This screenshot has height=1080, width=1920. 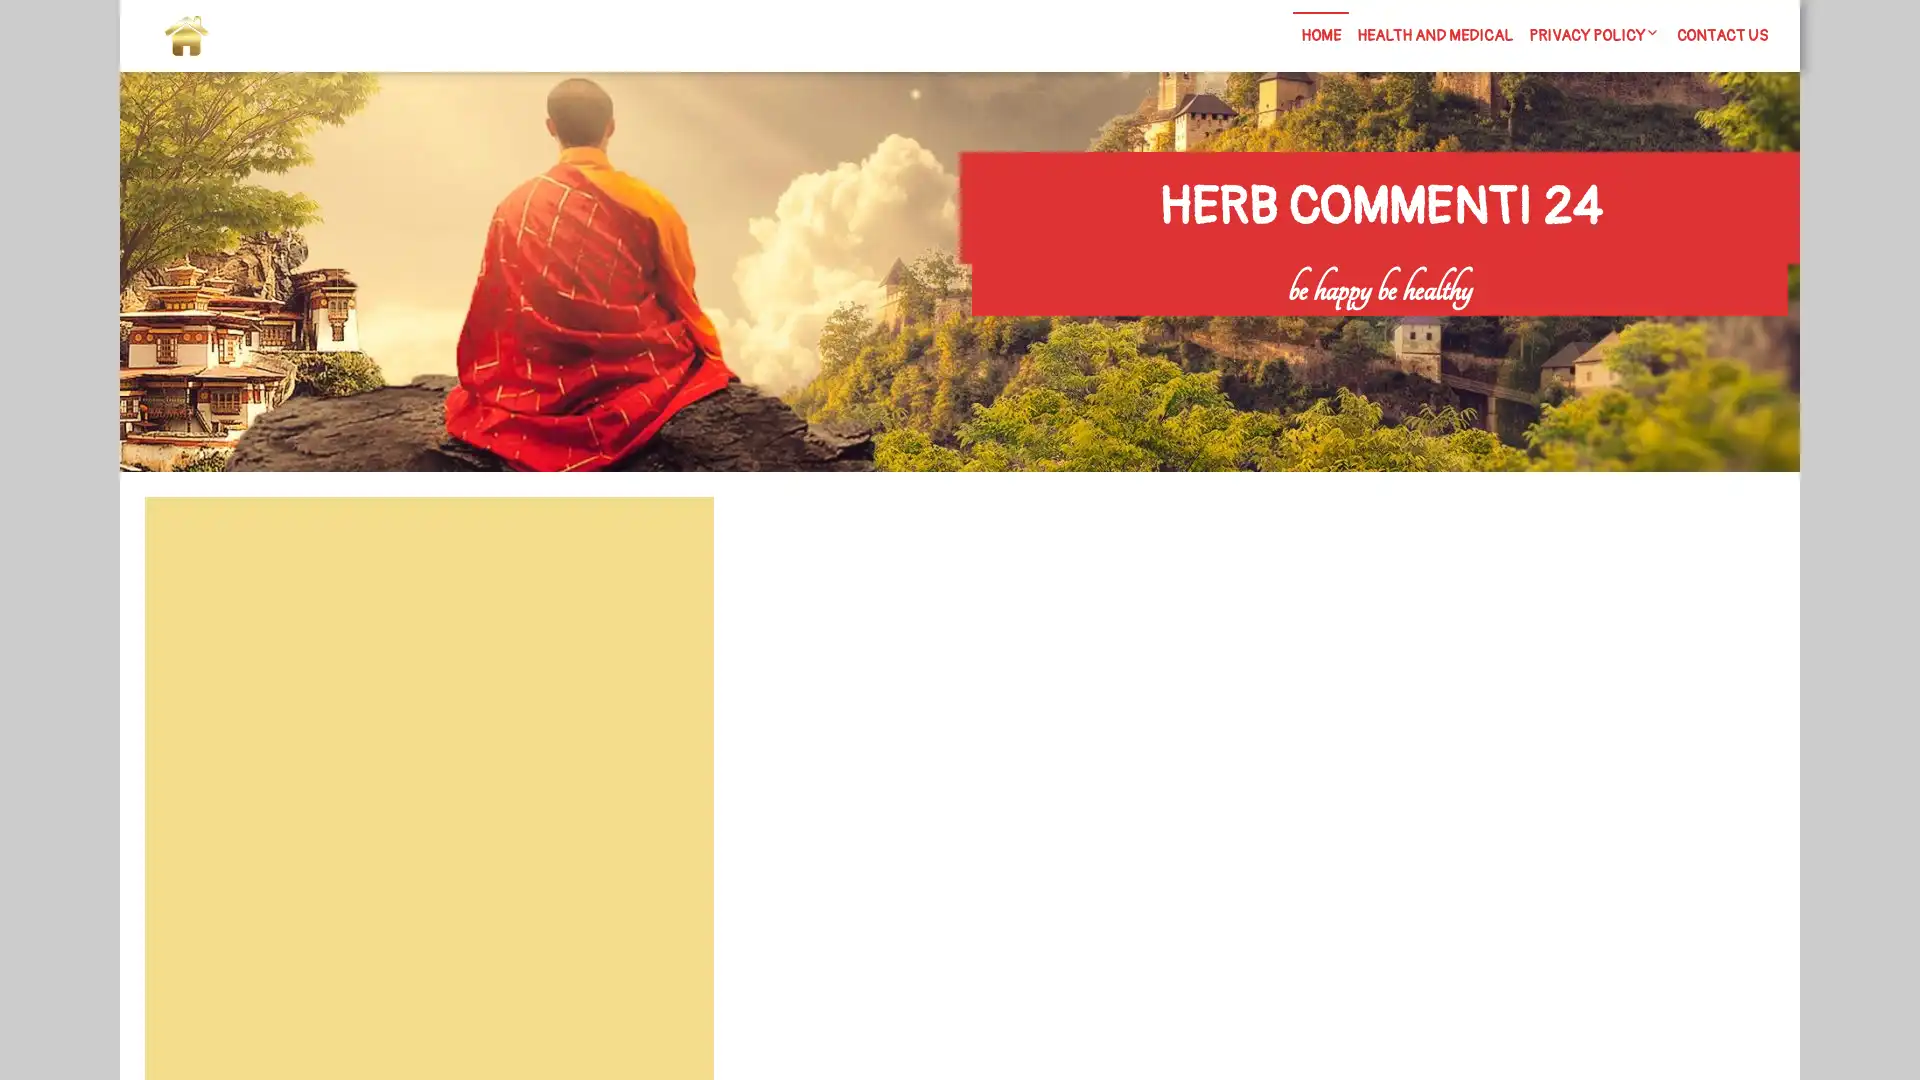 What do you see at coordinates (1557, 327) in the screenshot?
I see `Search` at bounding box center [1557, 327].